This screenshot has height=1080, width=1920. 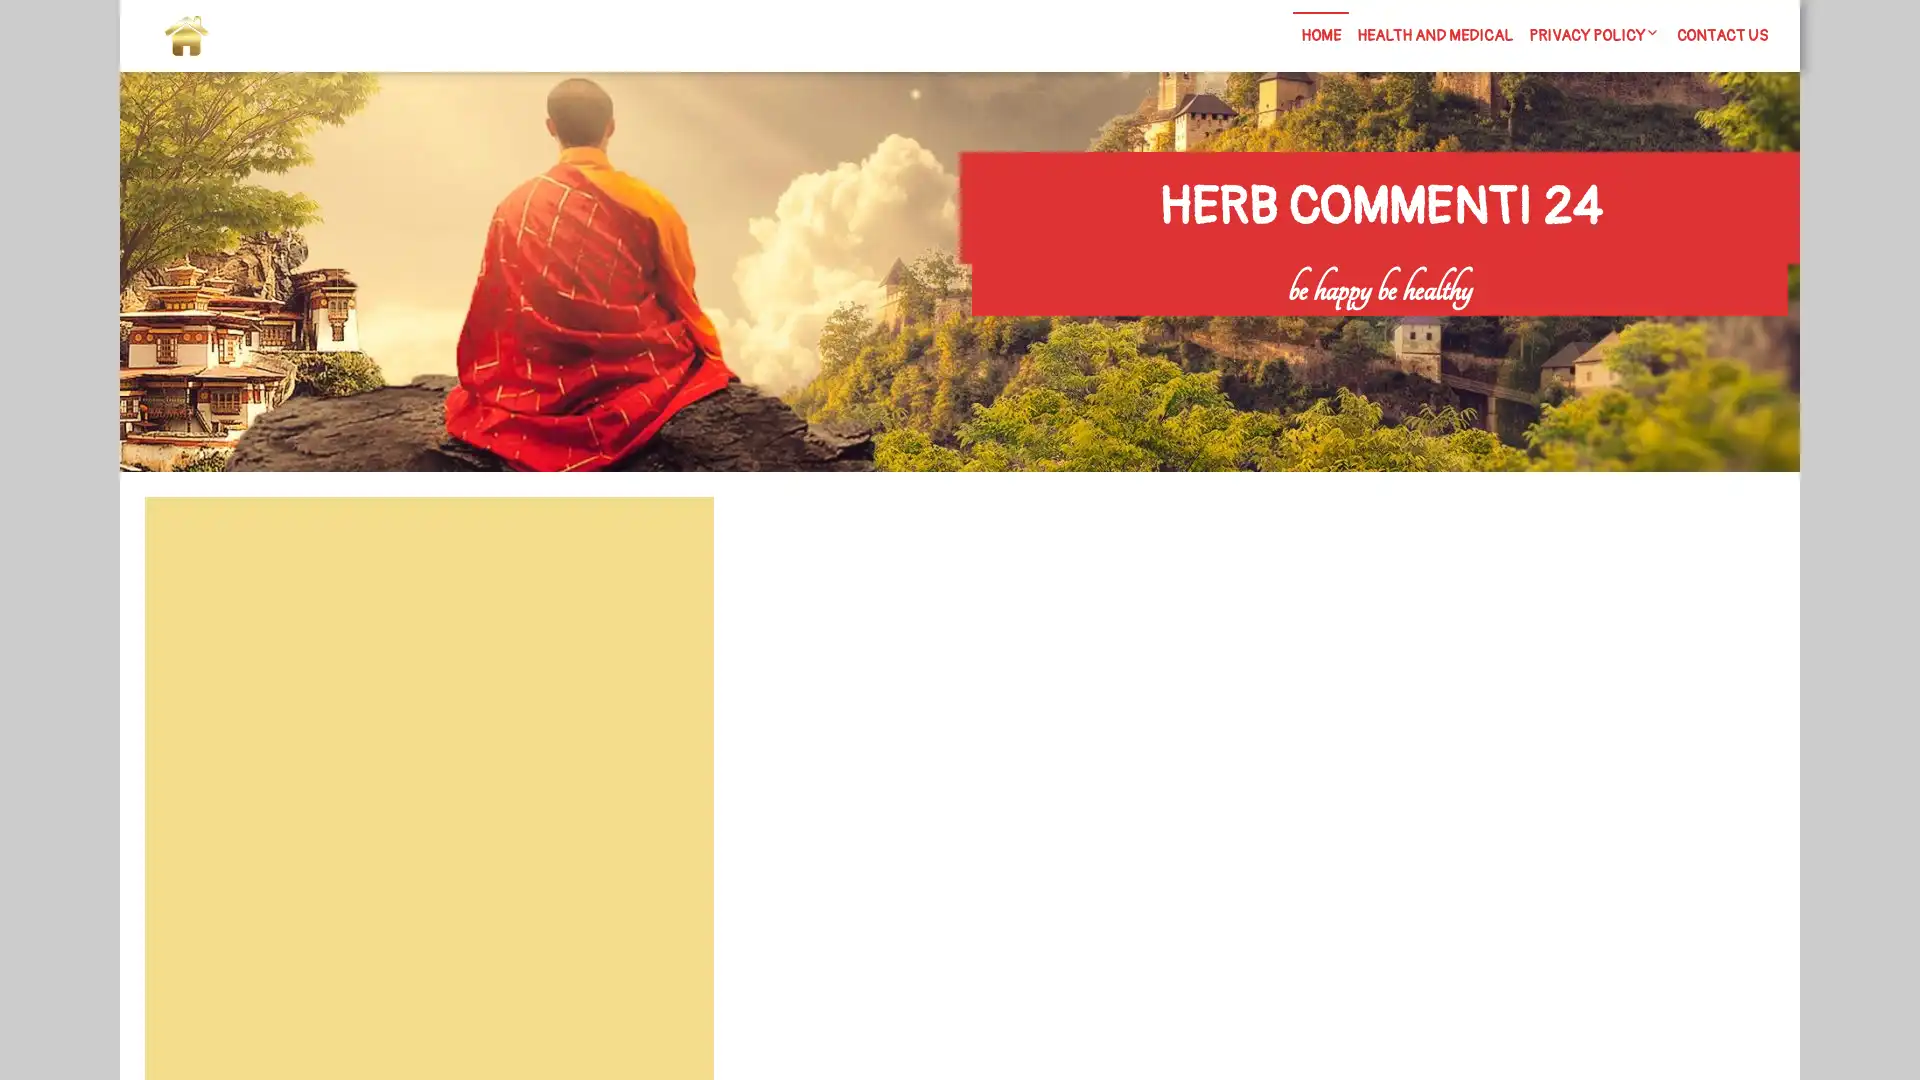 What do you see at coordinates (1557, 327) in the screenshot?
I see `Search` at bounding box center [1557, 327].